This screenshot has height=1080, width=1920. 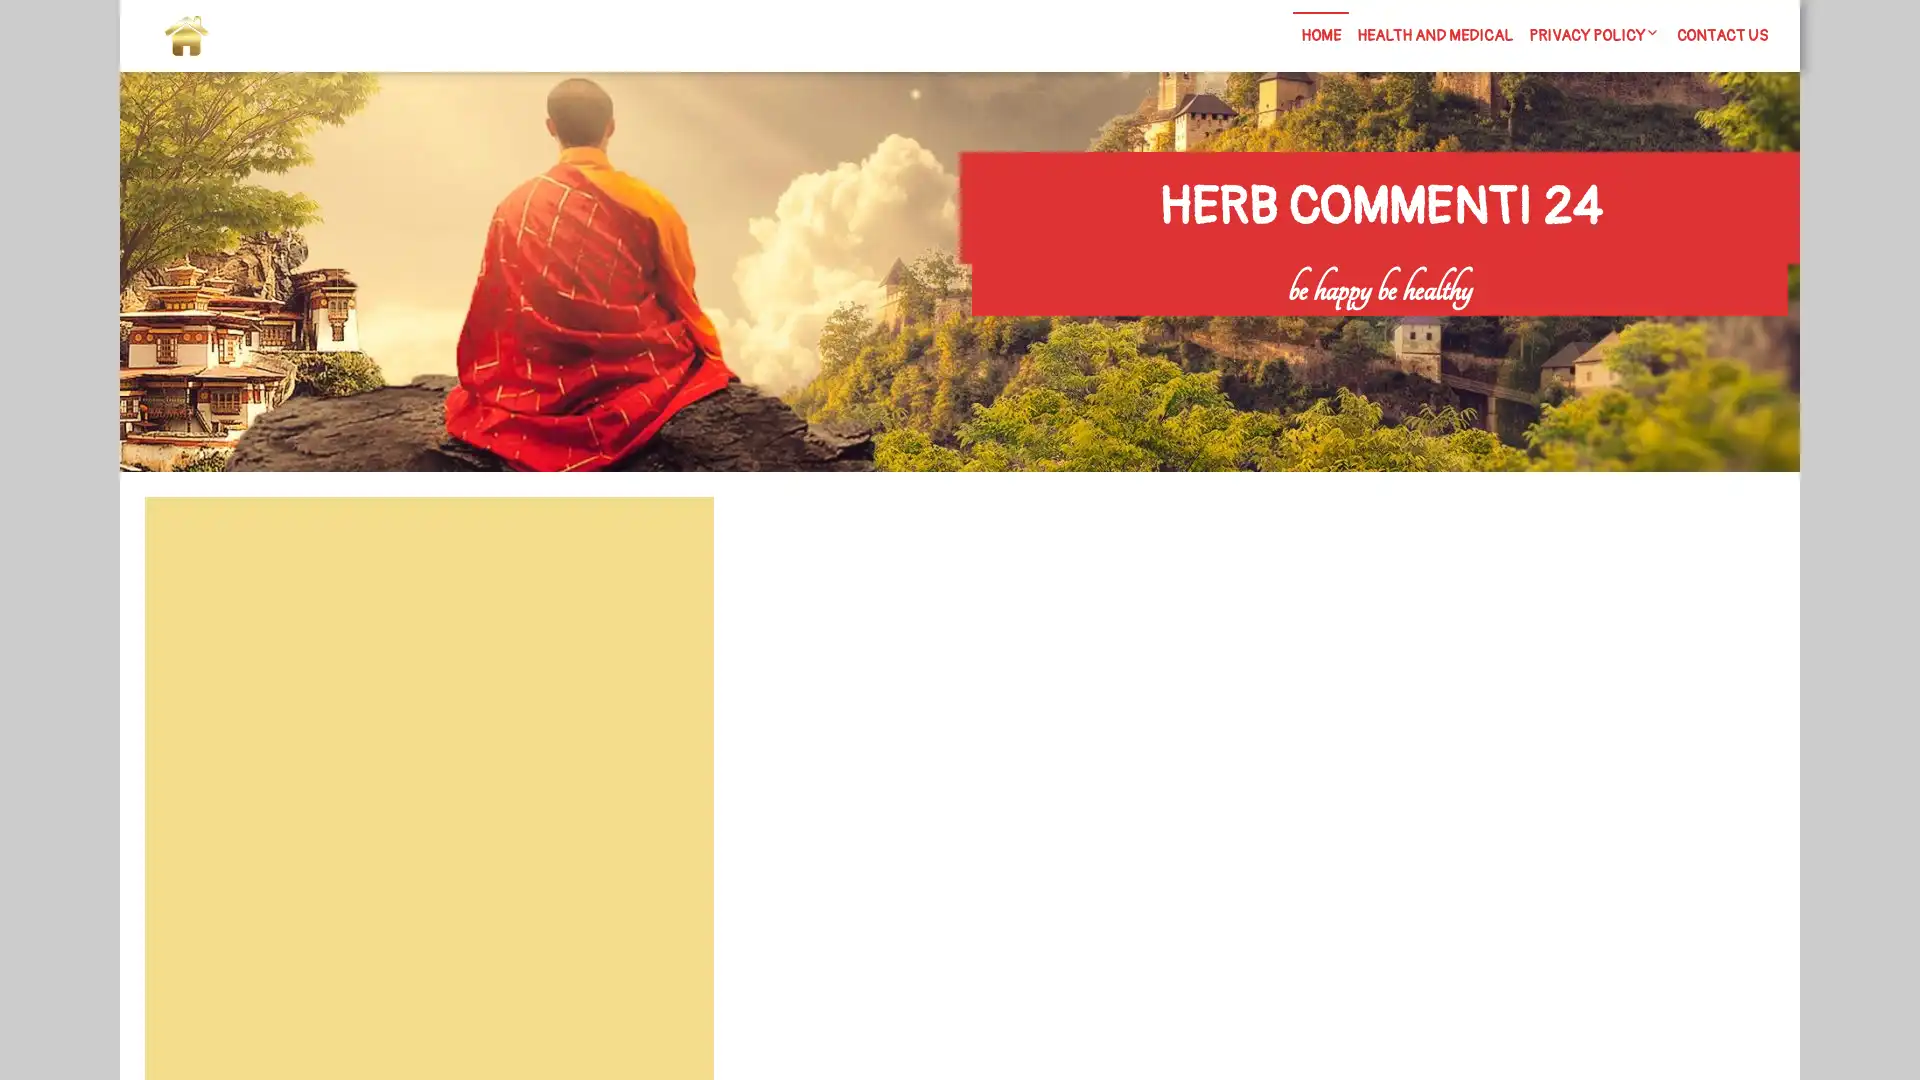 What do you see at coordinates (1557, 327) in the screenshot?
I see `Search` at bounding box center [1557, 327].